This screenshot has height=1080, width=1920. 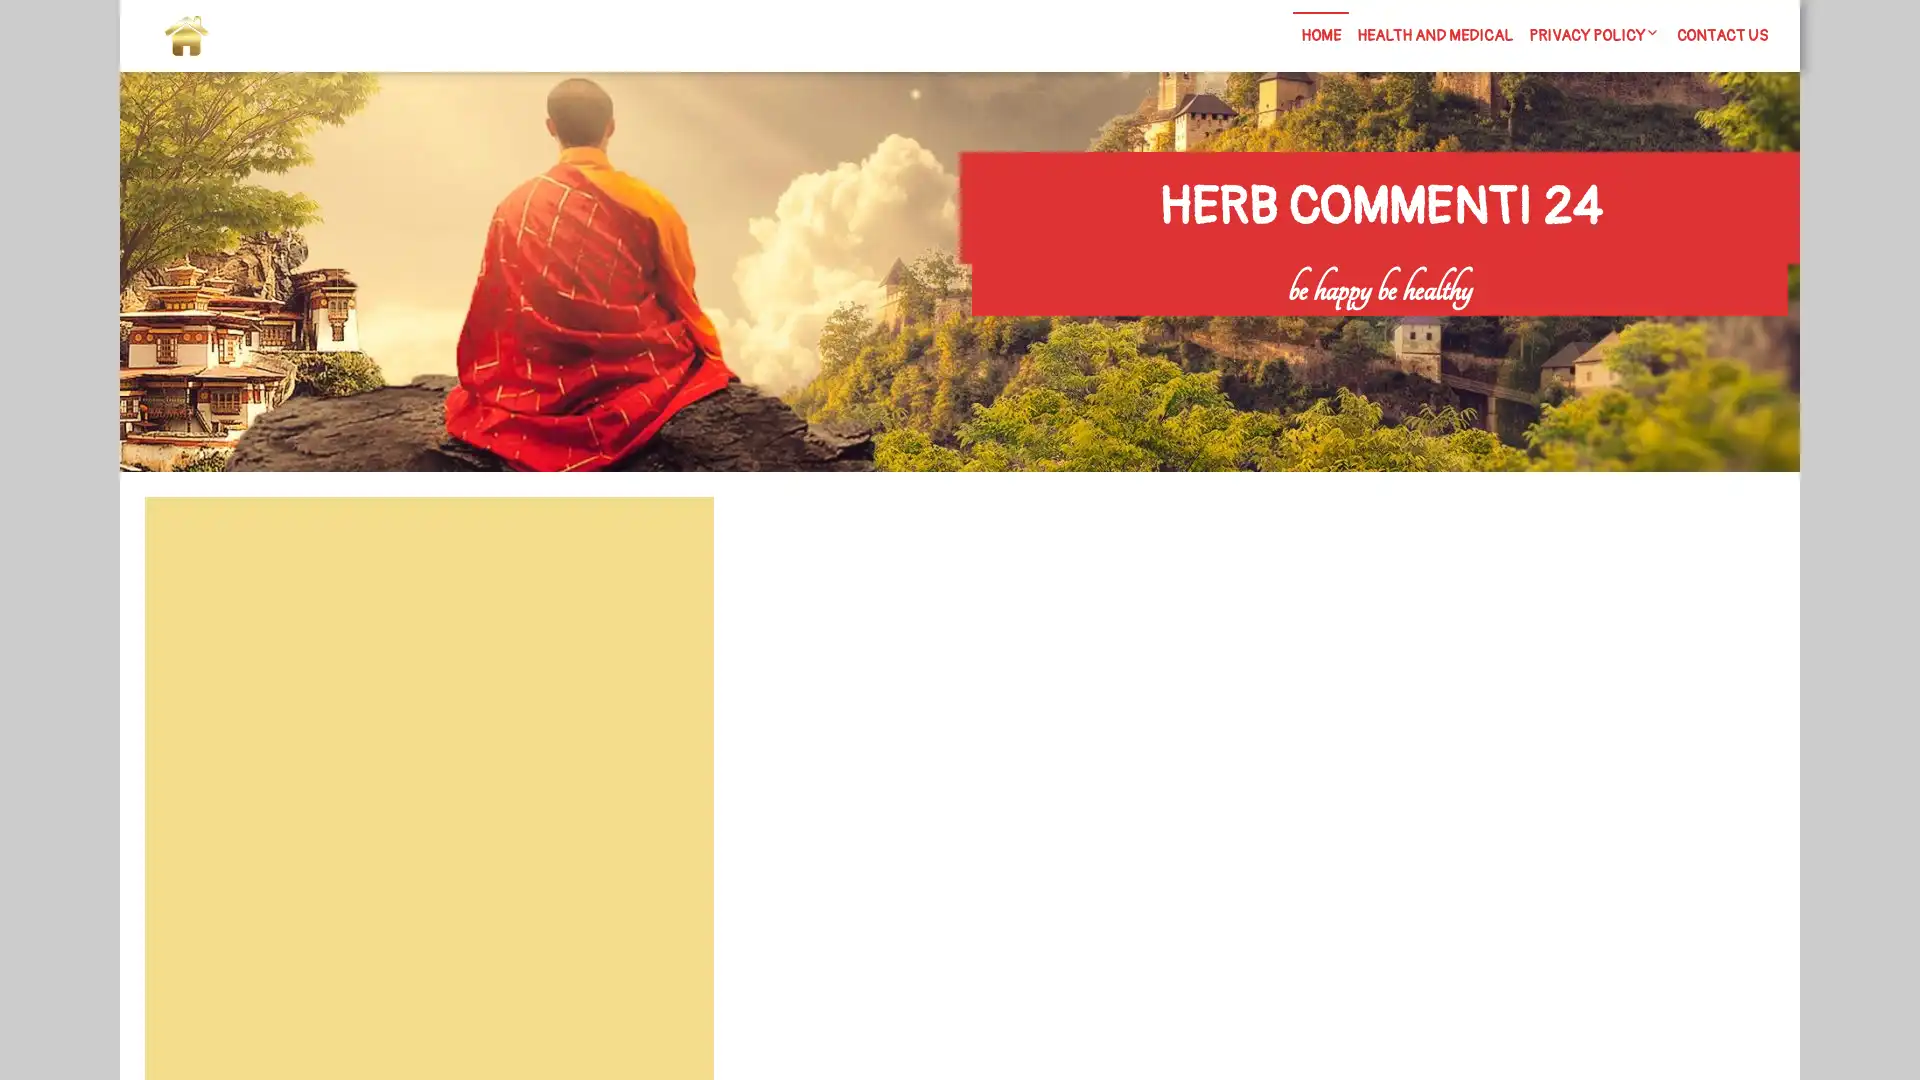 What do you see at coordinates (1557, 327) in the screenshot?
I see `Search` at bounding box center [1557, 327].